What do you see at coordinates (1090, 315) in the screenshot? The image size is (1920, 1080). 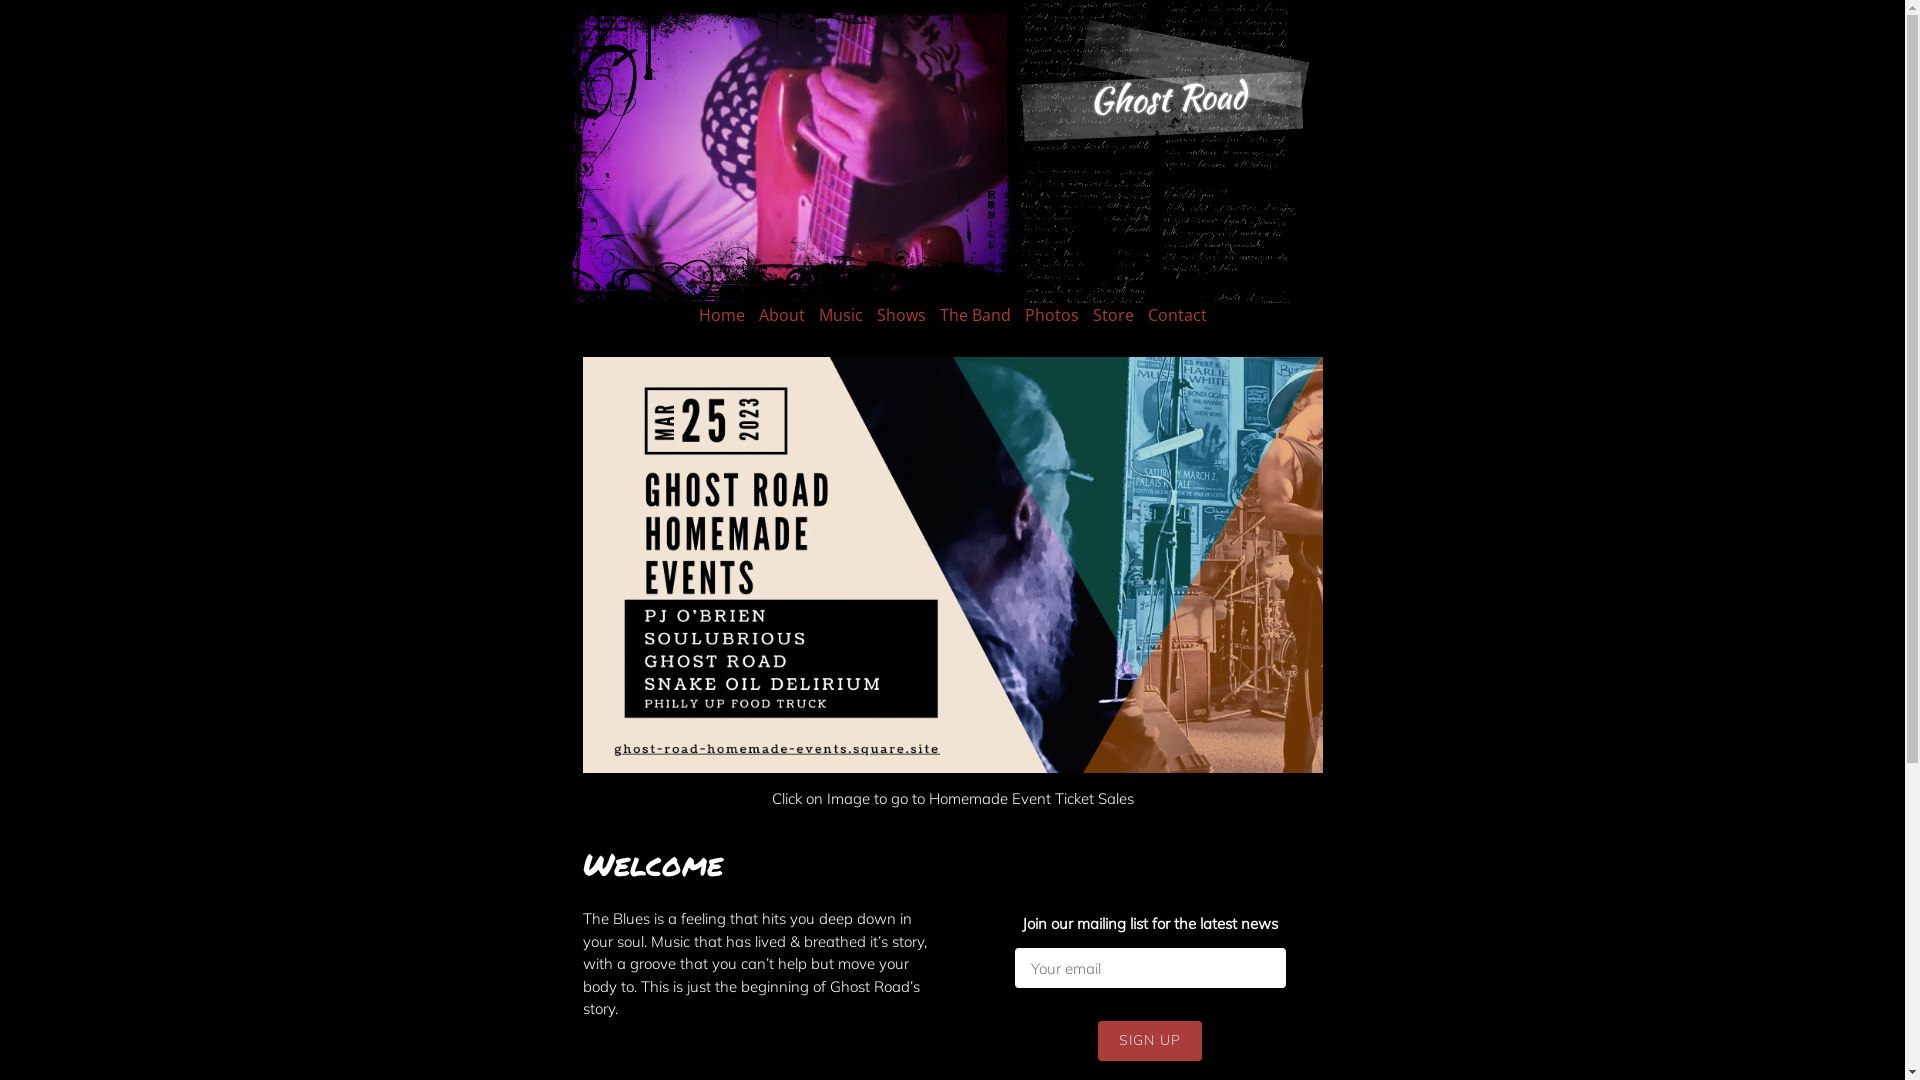 I see `'Store'` at bounding box center [1090, 315].